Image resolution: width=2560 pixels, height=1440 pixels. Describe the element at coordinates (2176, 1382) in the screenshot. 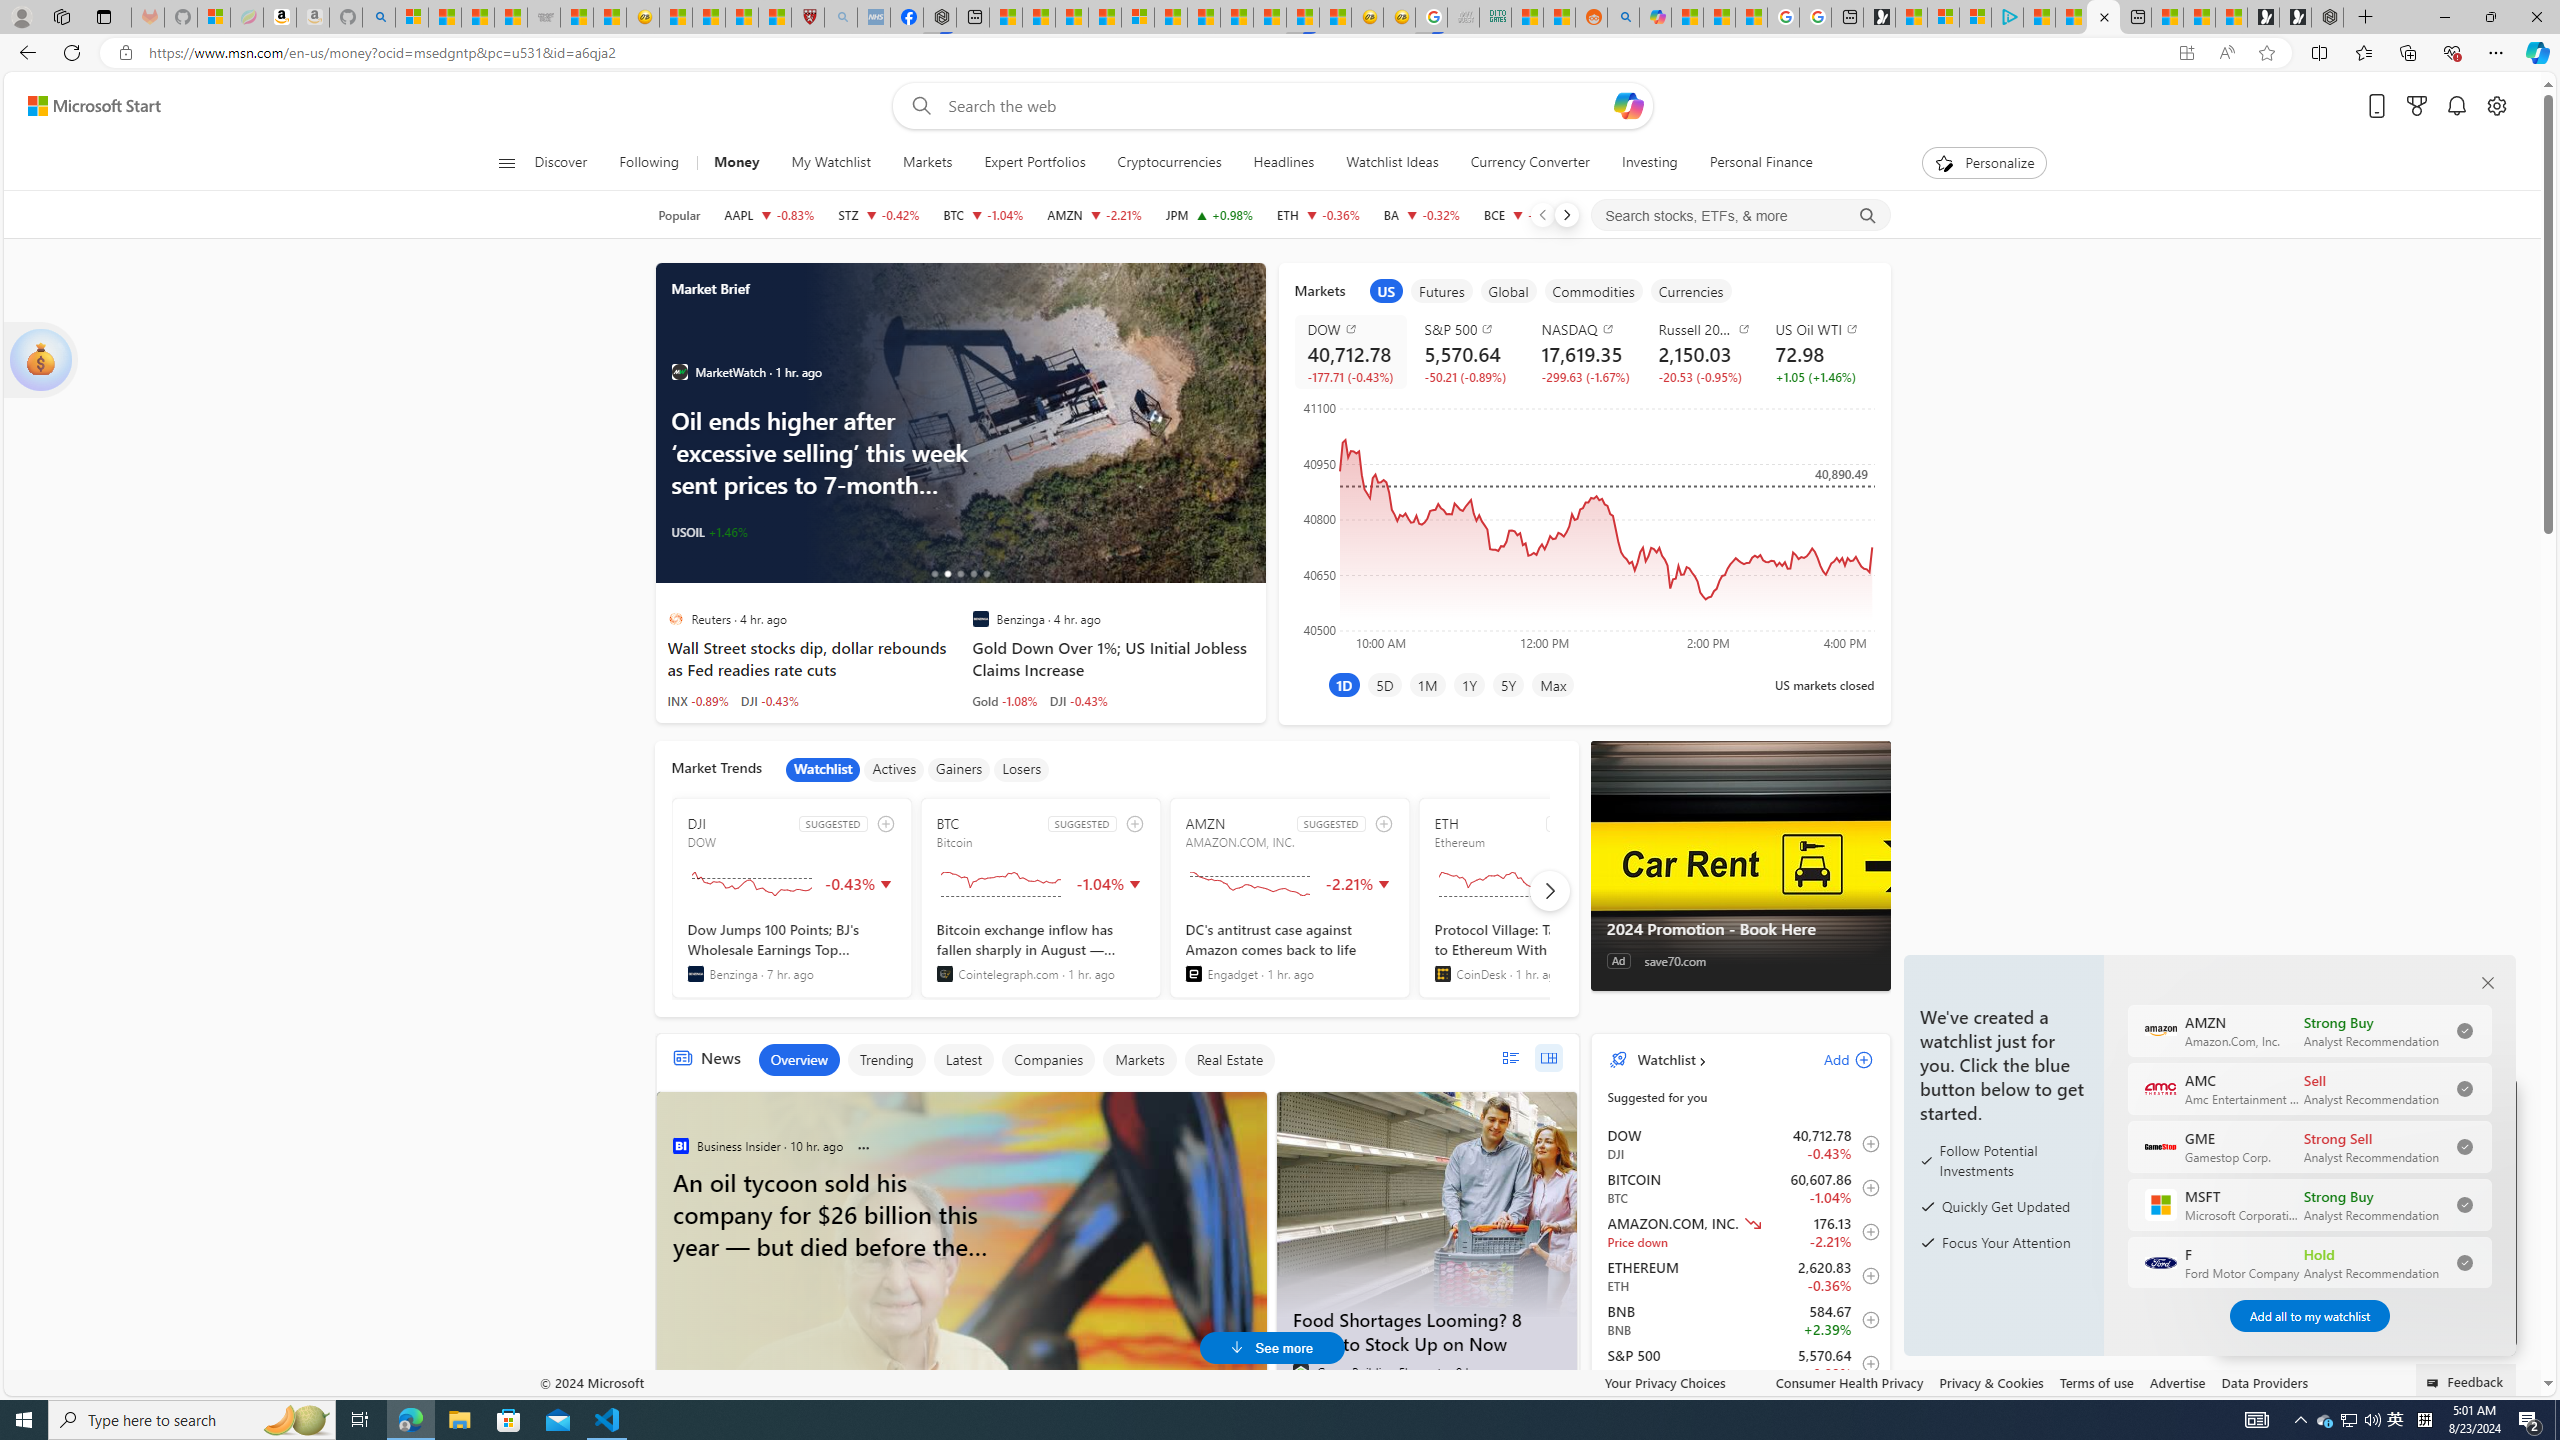

I see `'Advertise'` at that location.